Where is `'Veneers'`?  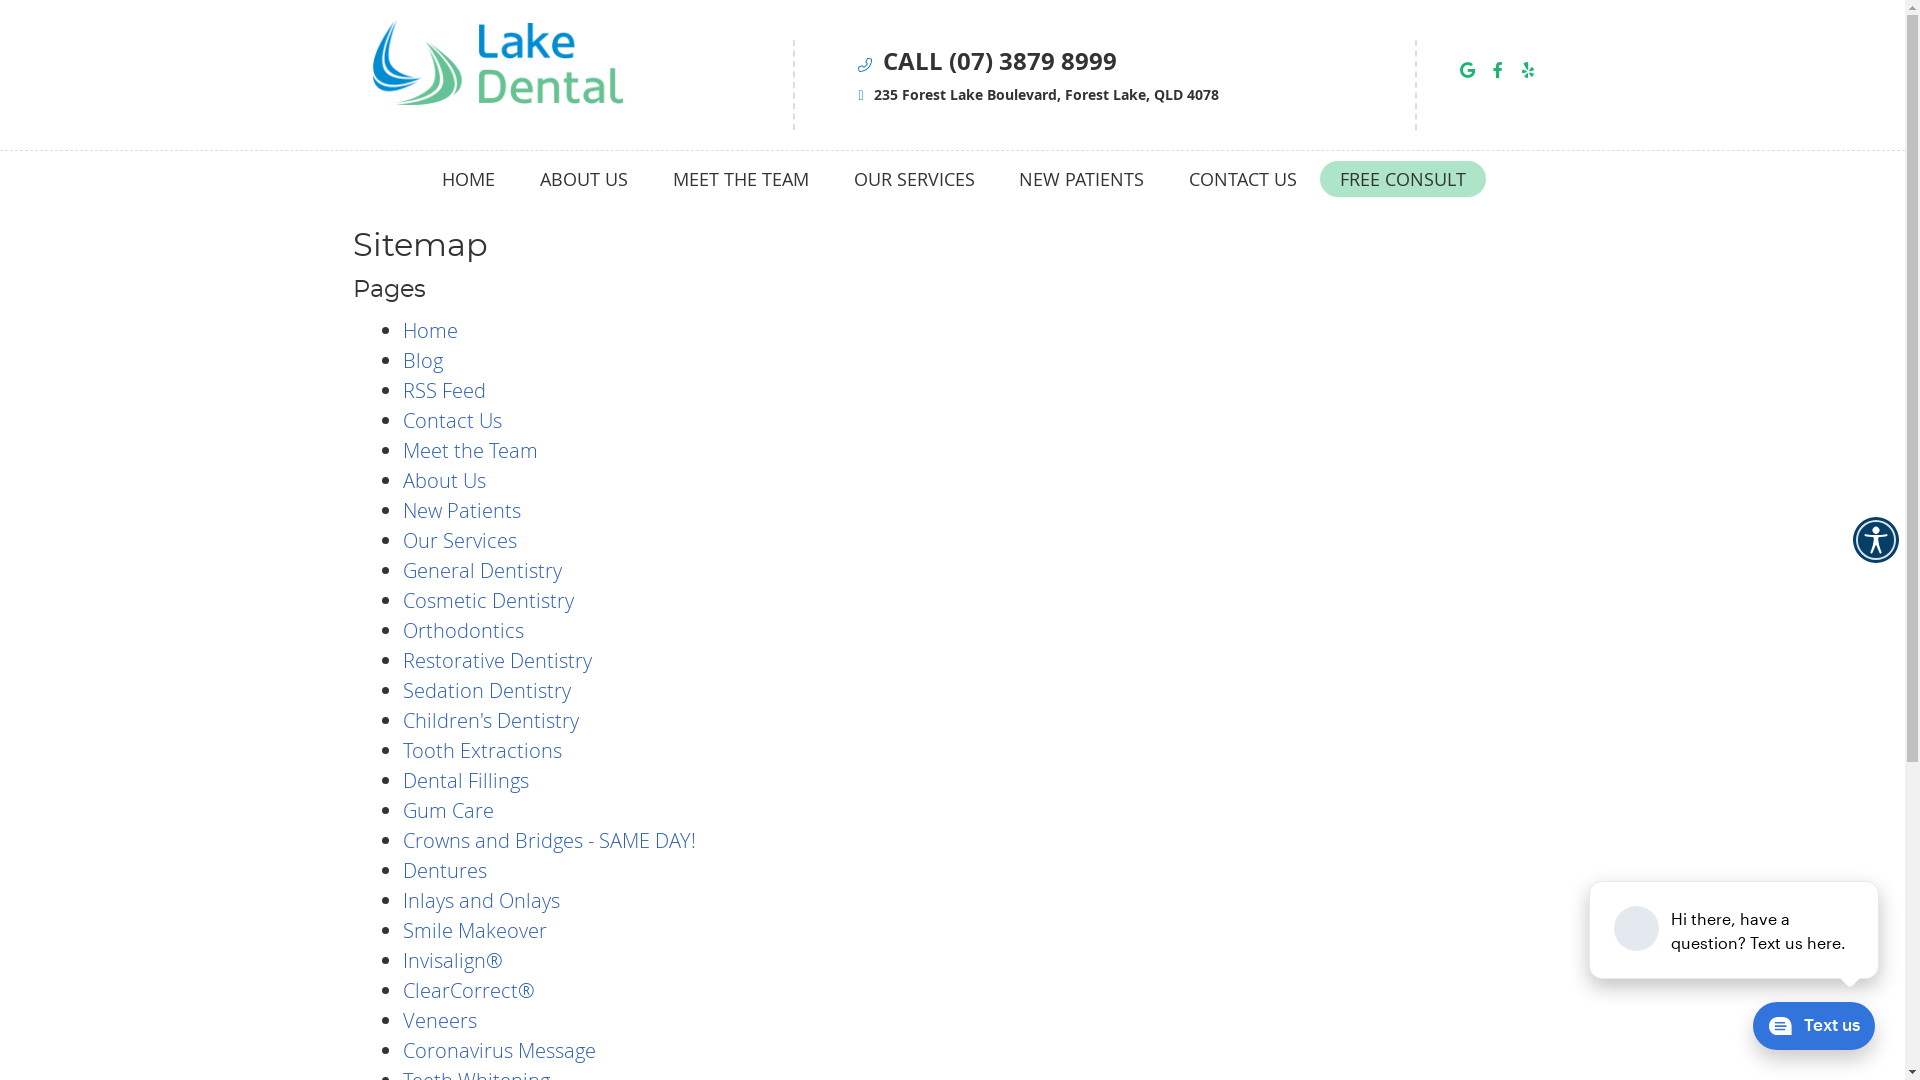 'Veneers' is located at coordinates (437, 1020).